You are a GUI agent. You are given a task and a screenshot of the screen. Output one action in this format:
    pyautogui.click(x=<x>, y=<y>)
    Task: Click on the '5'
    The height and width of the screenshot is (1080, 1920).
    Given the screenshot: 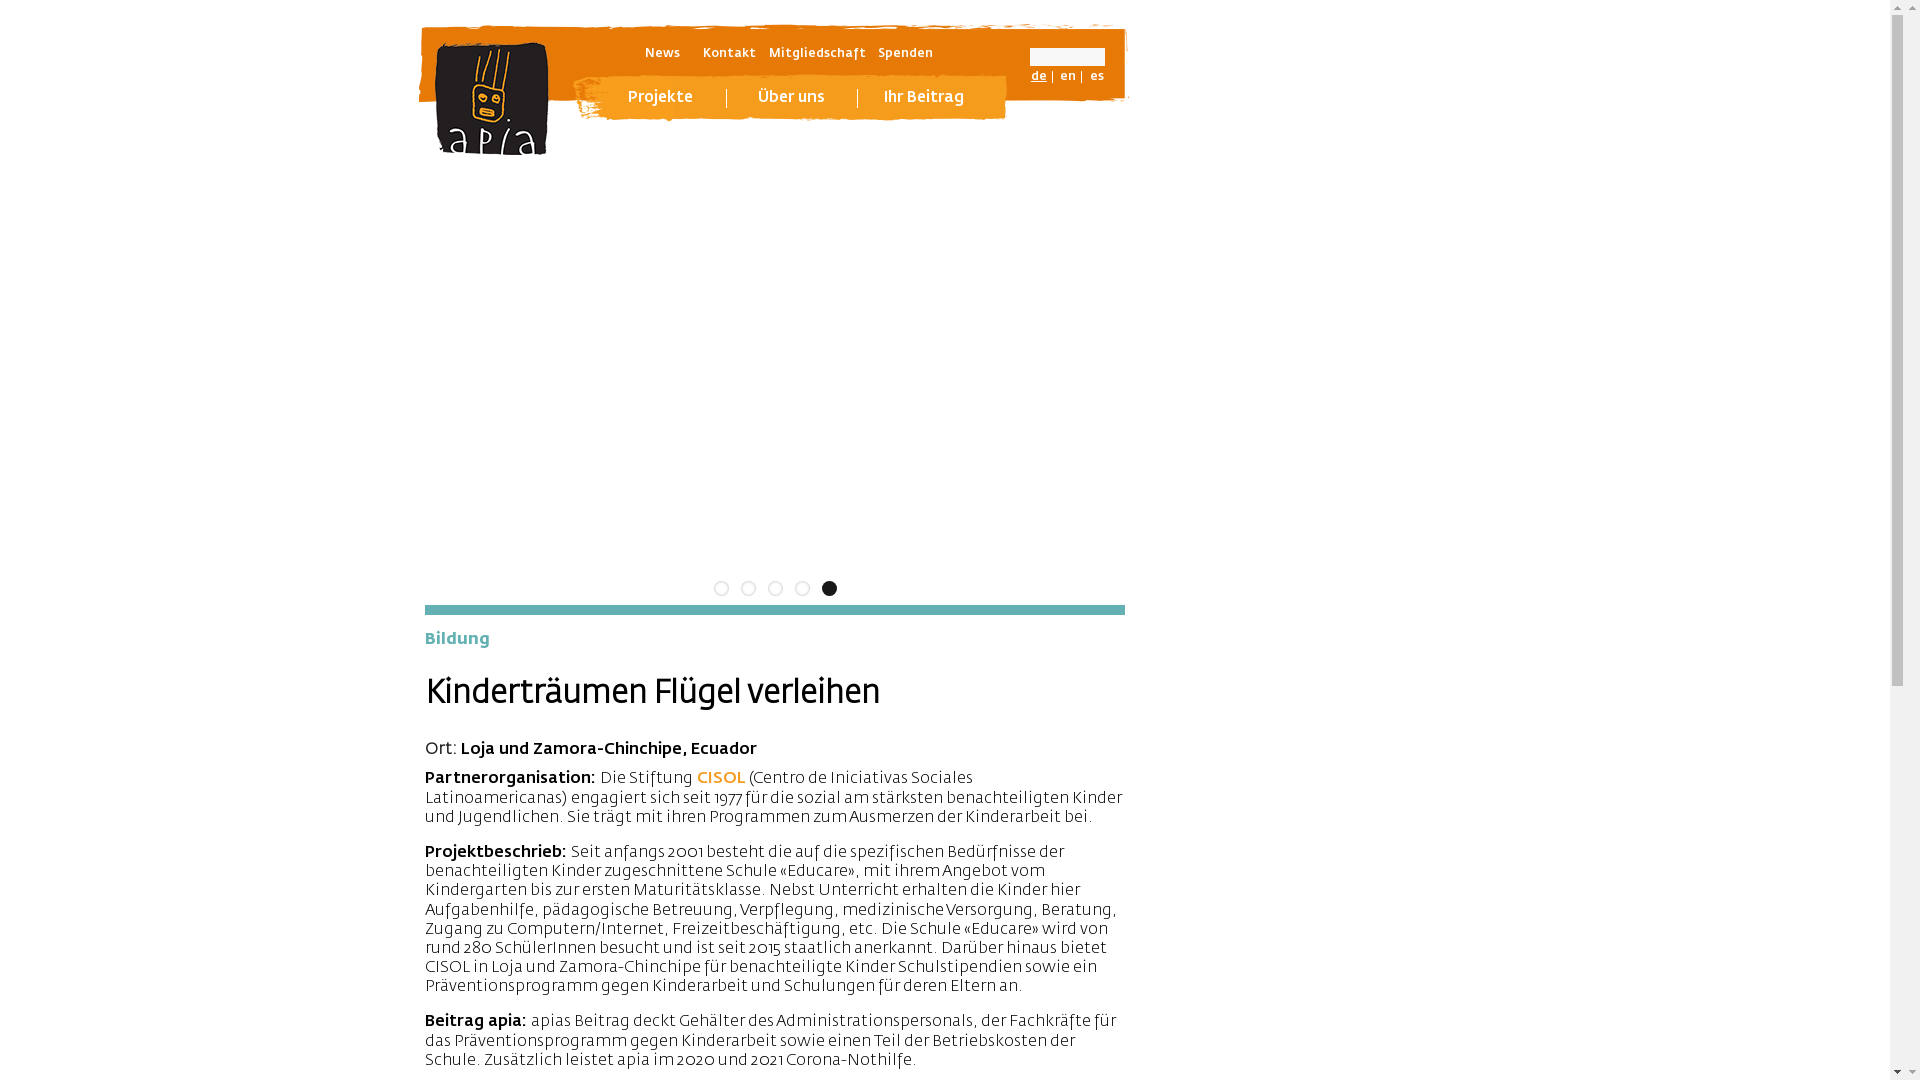 What is the action you would take?
    pyautogui.click(x=821, y=587)
    